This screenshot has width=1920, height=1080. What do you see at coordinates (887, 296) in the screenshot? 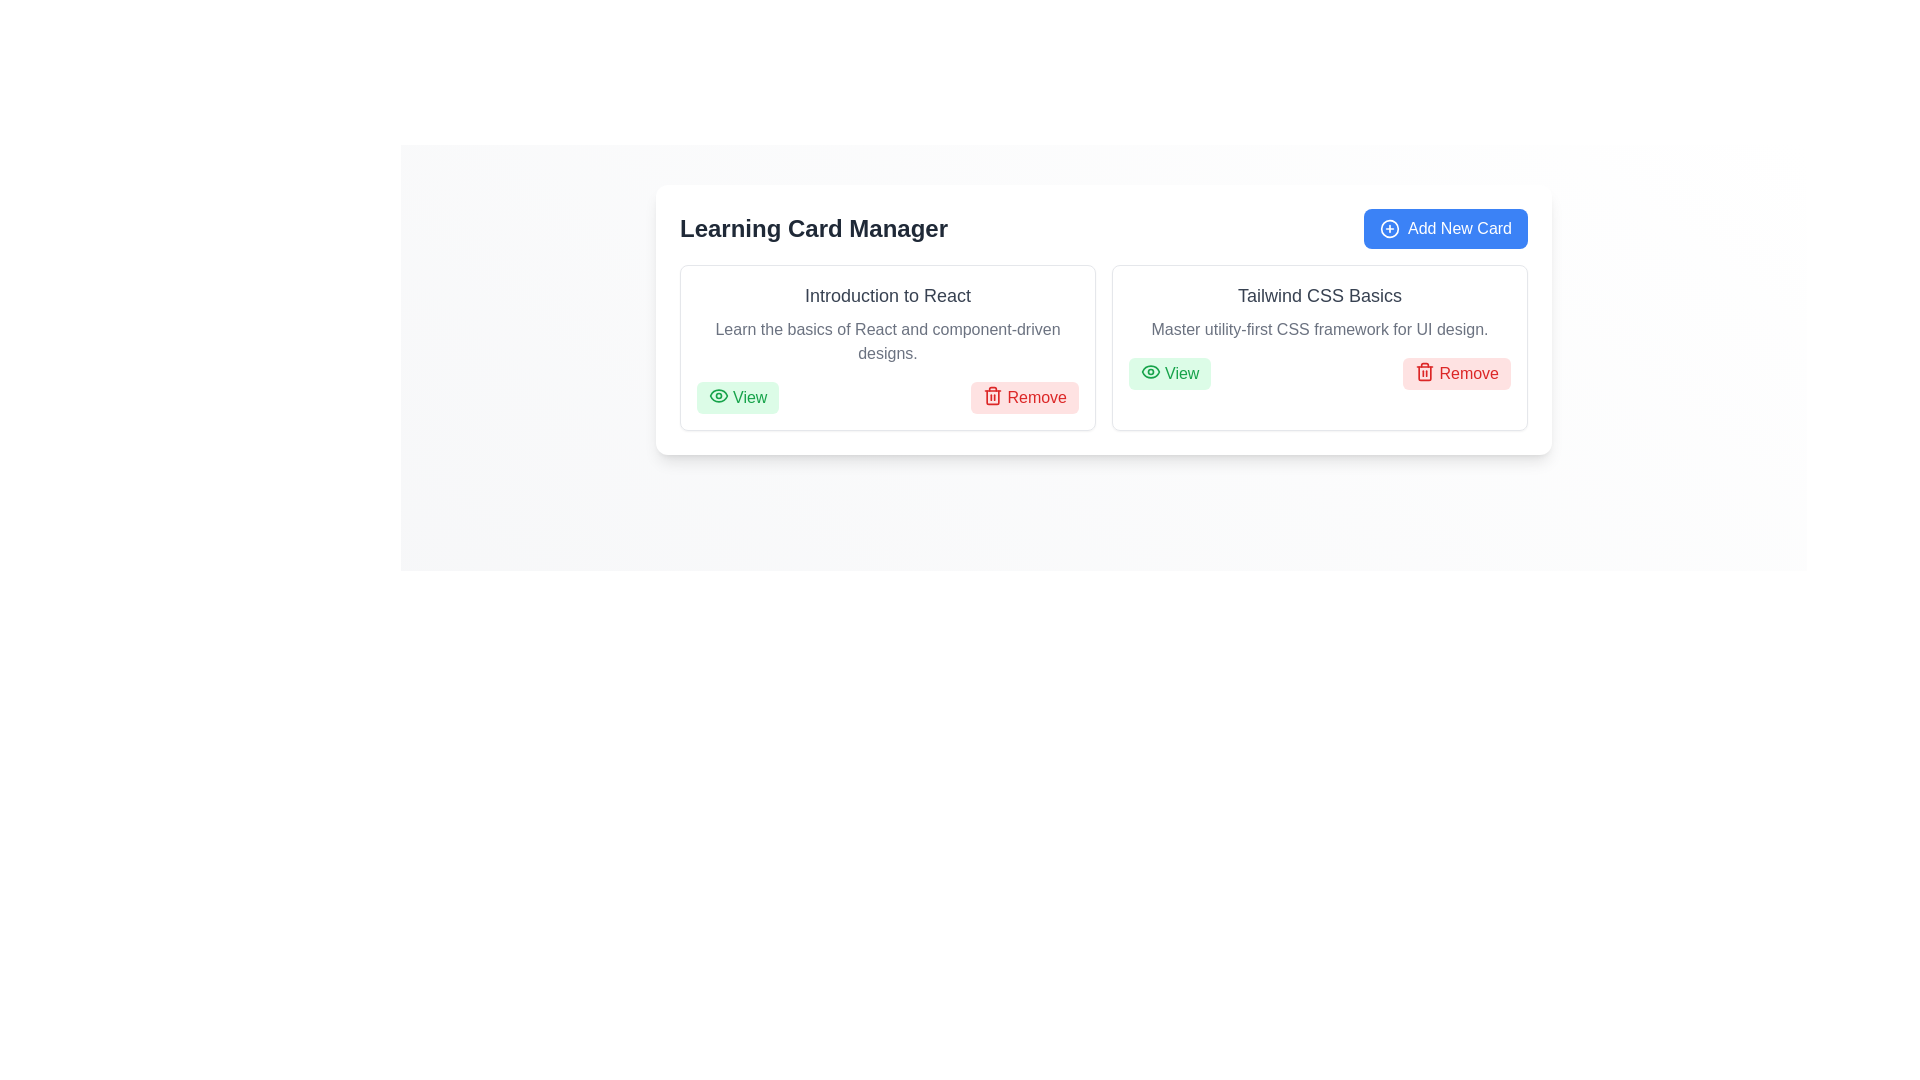
I see `the text label displaying 'Introduction to React' which is located at the top of the first card on the left` at bounding box center [887, 296].